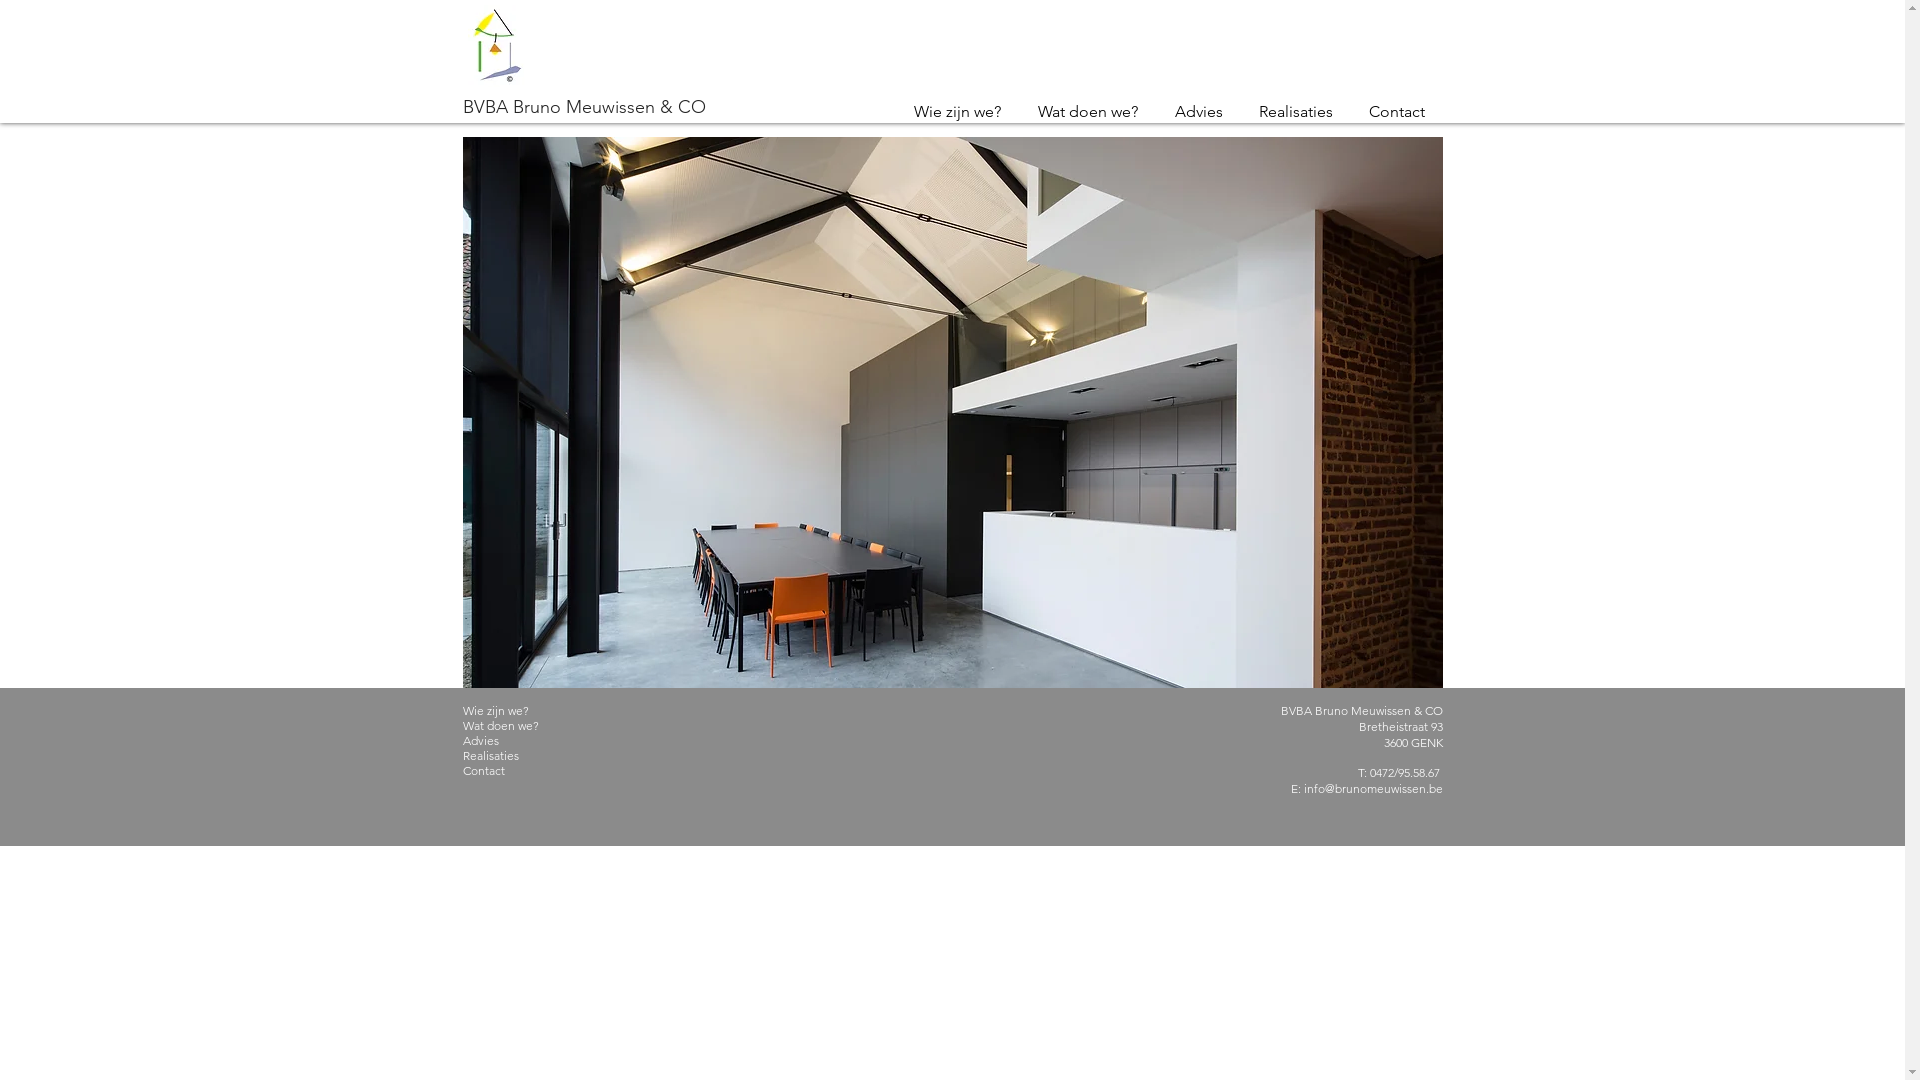  I want to click on 'Wie zijn we?', so click(957, 111).